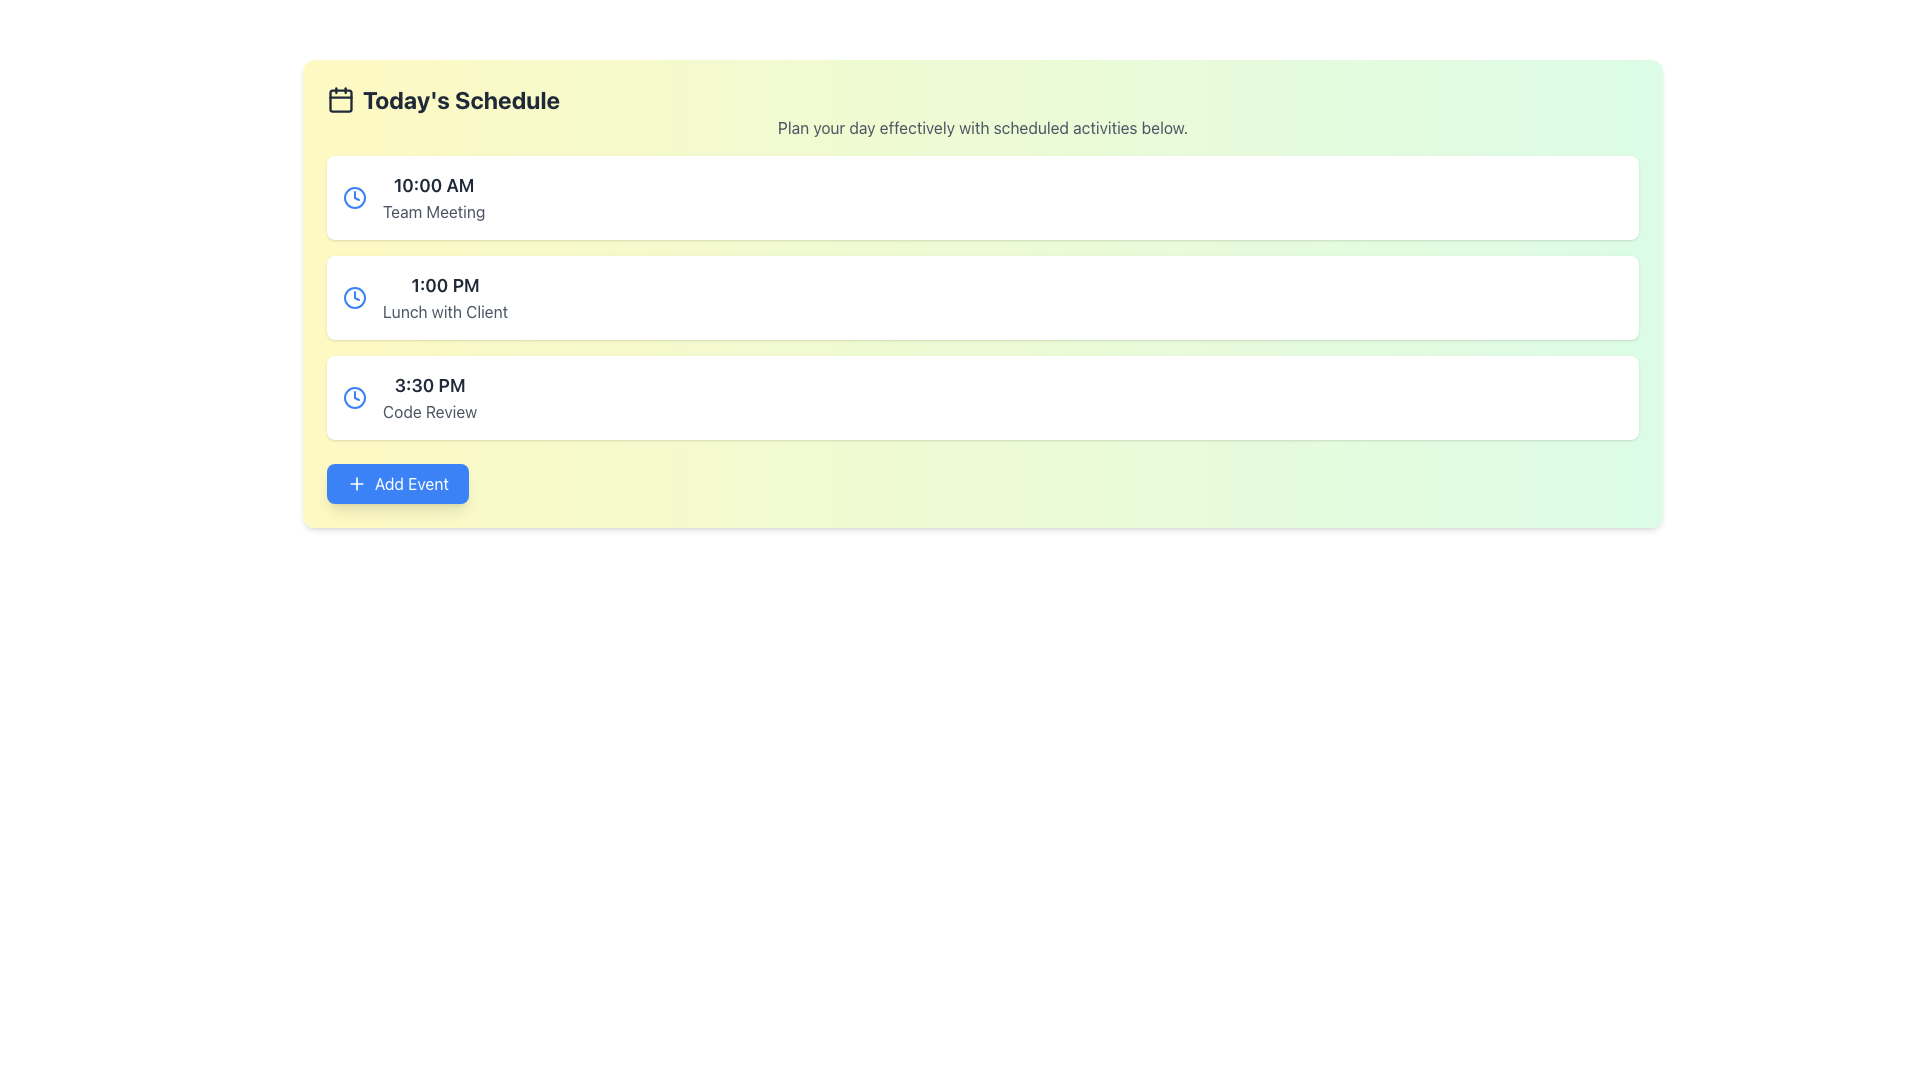 This screenshot has height=1080, width=1920. Describe the element at coordinates (433, 185) in the screenshot. I see `details of the Text Display element showing '10:00 AM', which is part of the event display layout above 'Team Meeting'` at that location.